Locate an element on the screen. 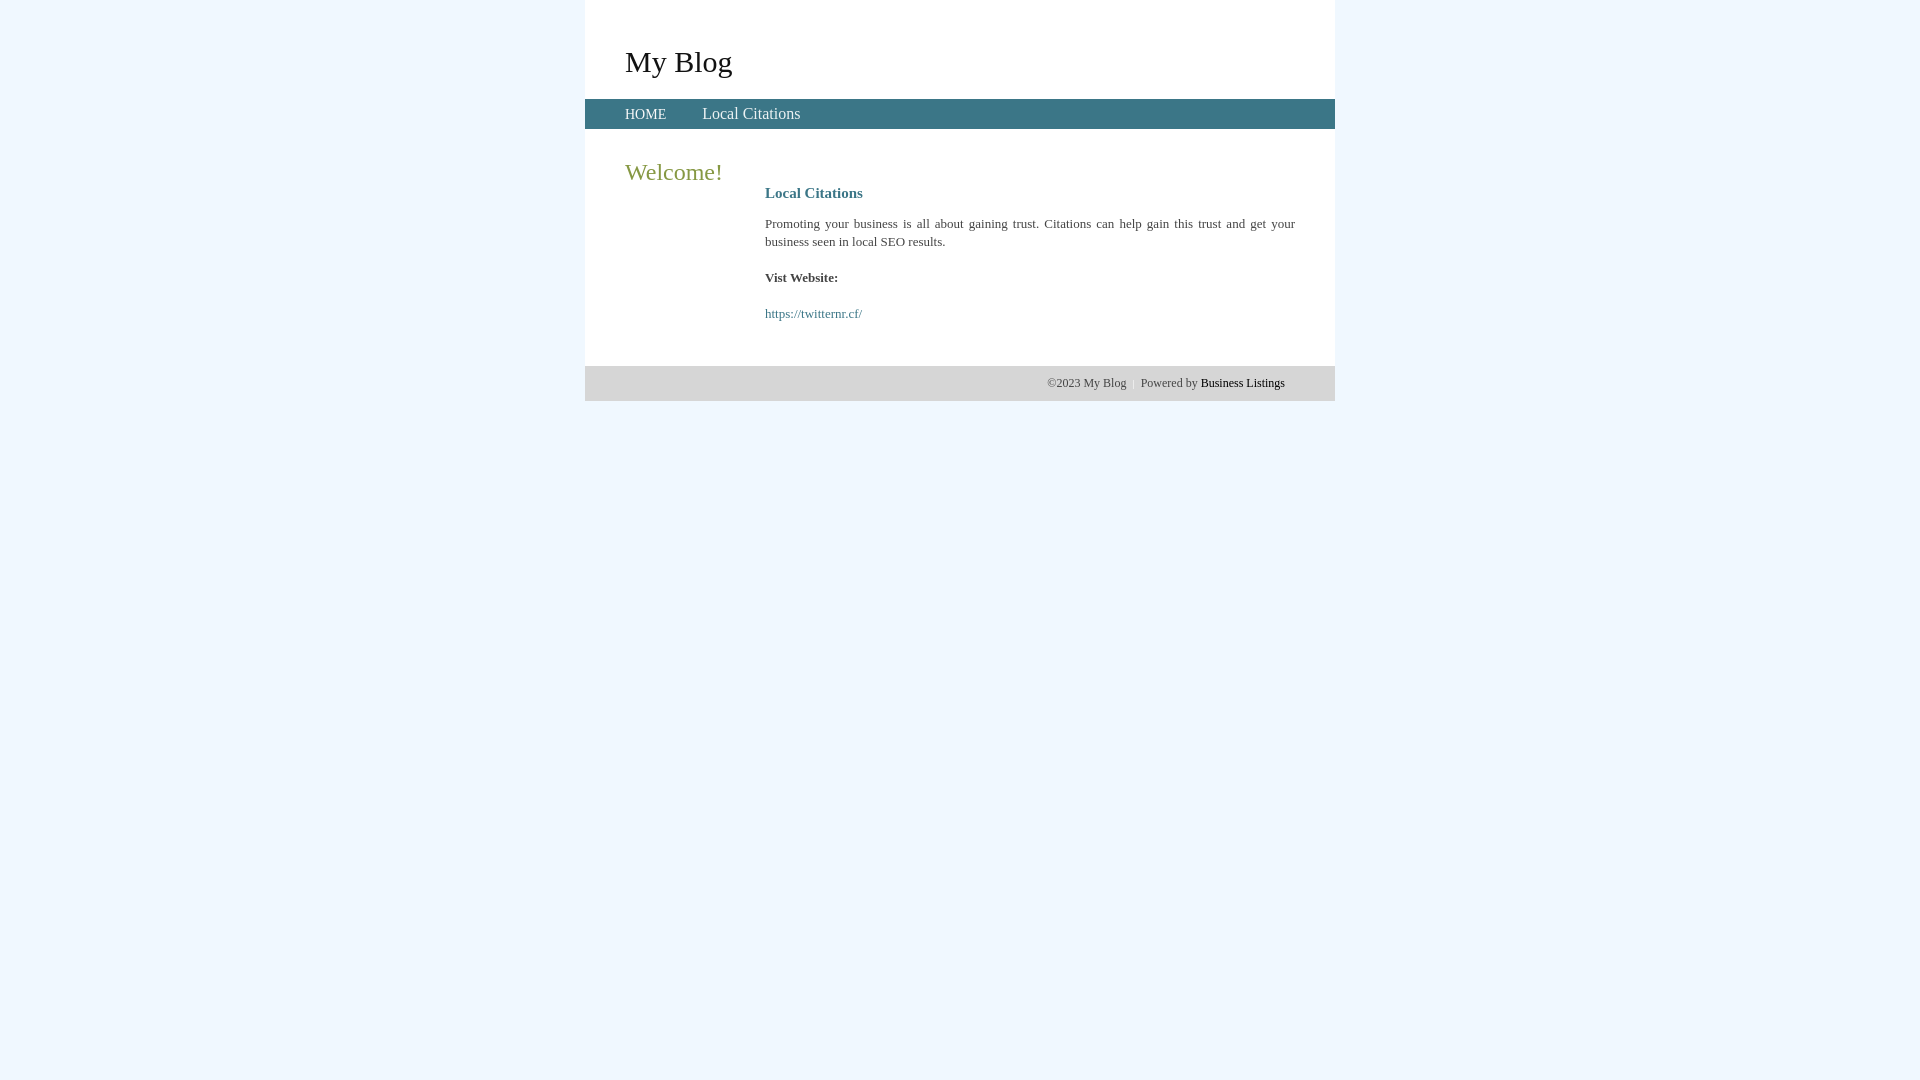  'HOME' is located at coordinates (623, 114).